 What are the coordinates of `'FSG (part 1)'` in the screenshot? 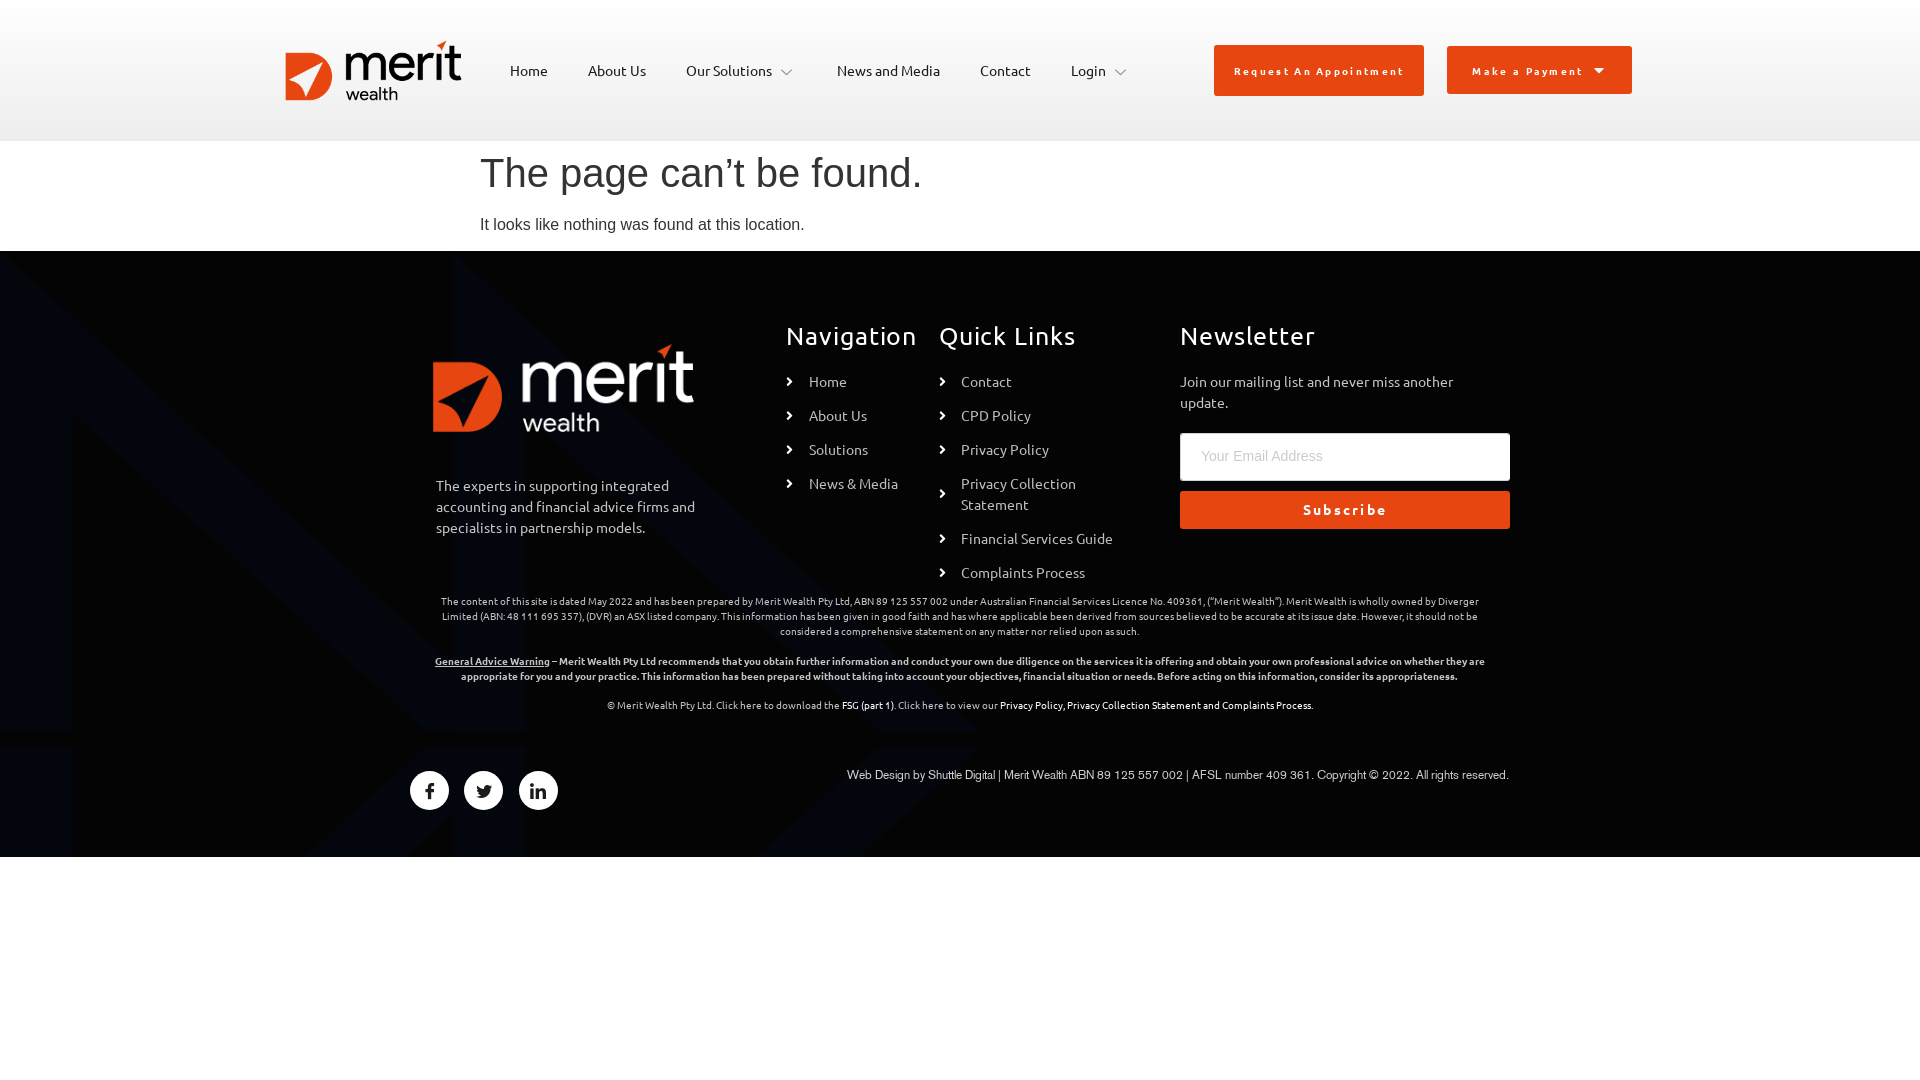 It's located at (868, 703).